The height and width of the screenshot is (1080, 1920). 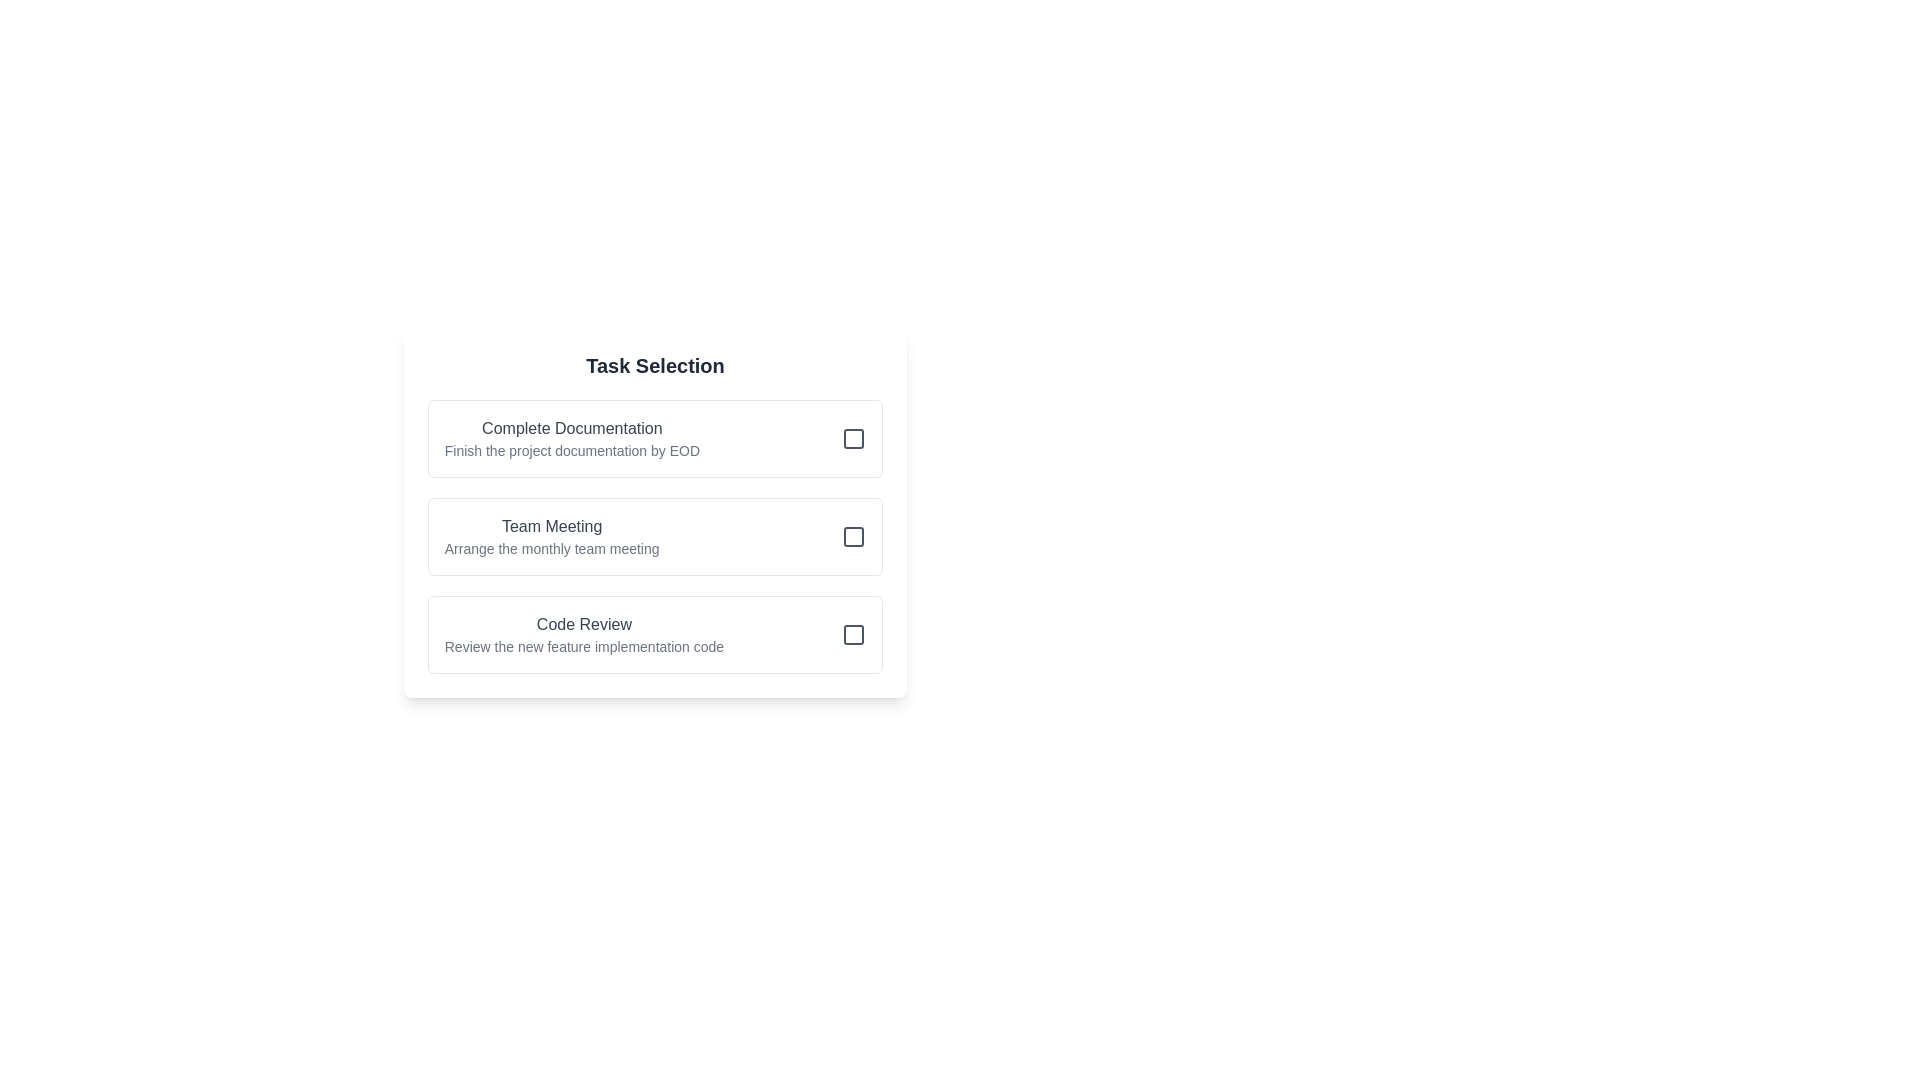 What do you see at coordinates (854, 438) in the screenshot?
I see `the red square icon with rounded corners next to the 'Complete Documentation' label` at bounding box center [854, 438].